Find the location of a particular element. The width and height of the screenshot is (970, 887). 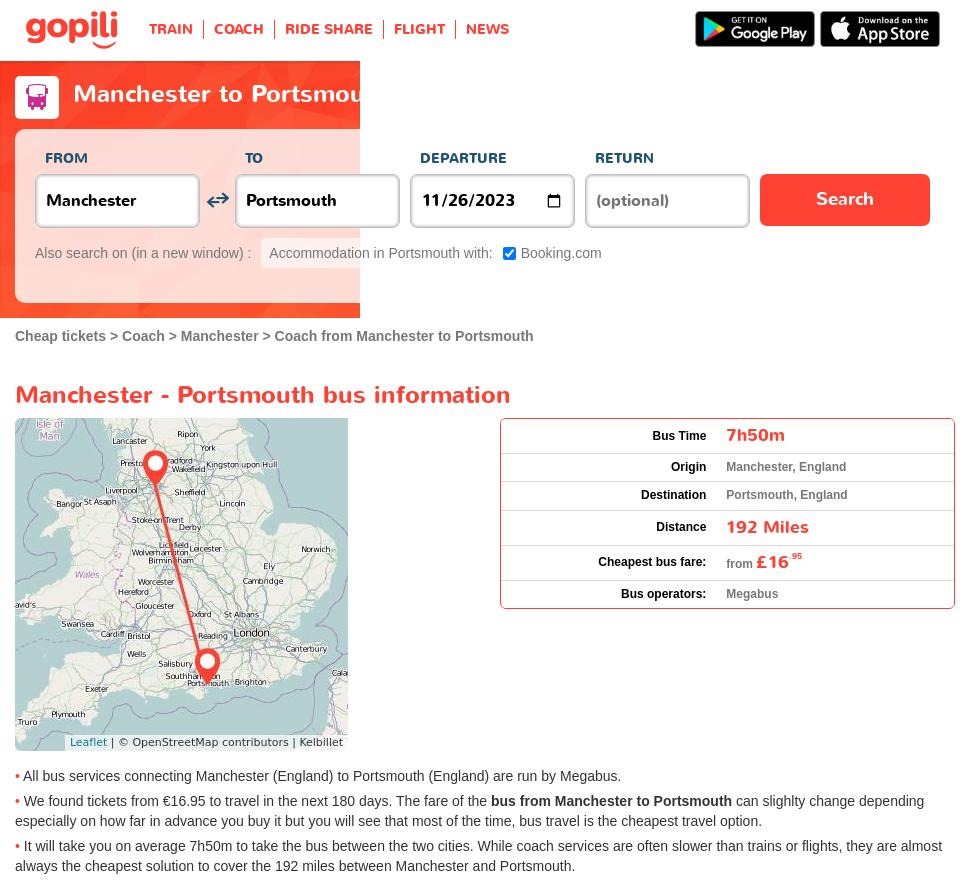

'Also search on' is located at coordinates (82, 251).